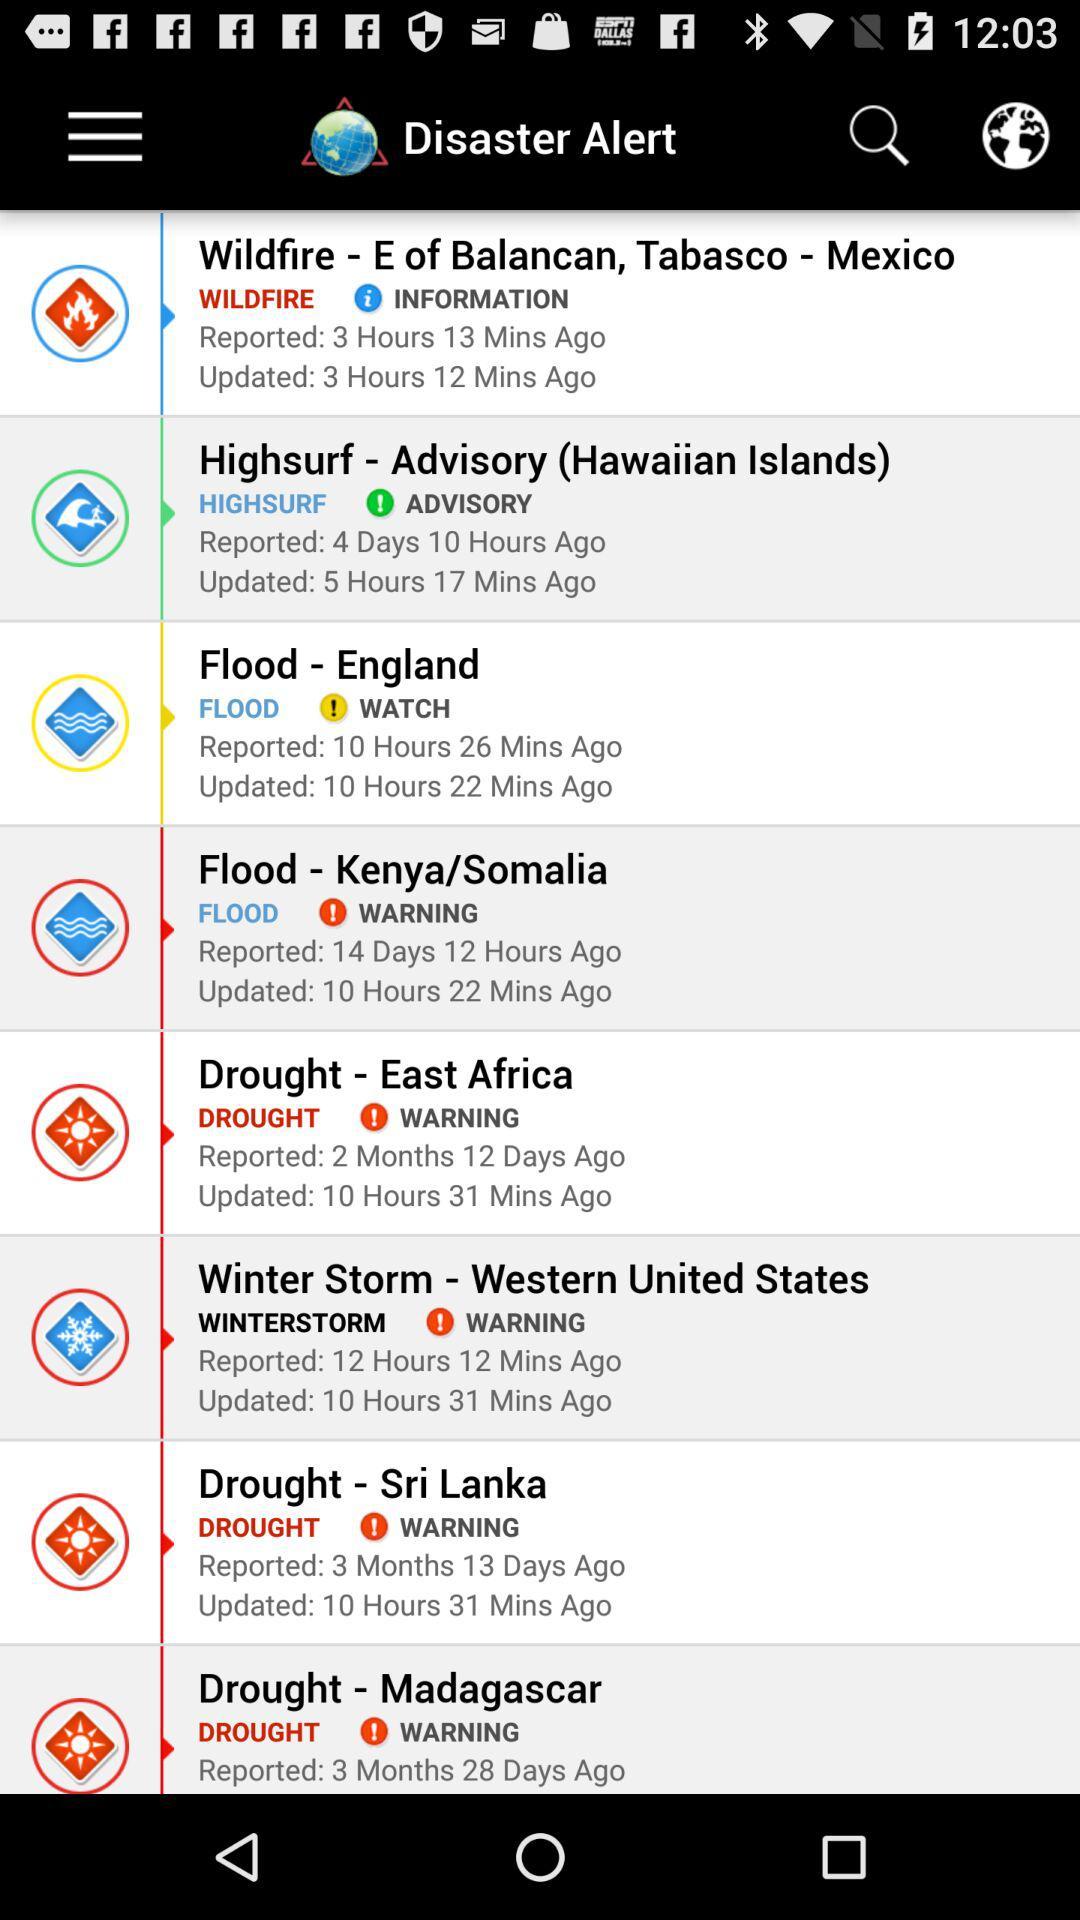  What do you see at coordinates (878, 135) in the screenshot?
I see `search` at bounding box center [878, 135].